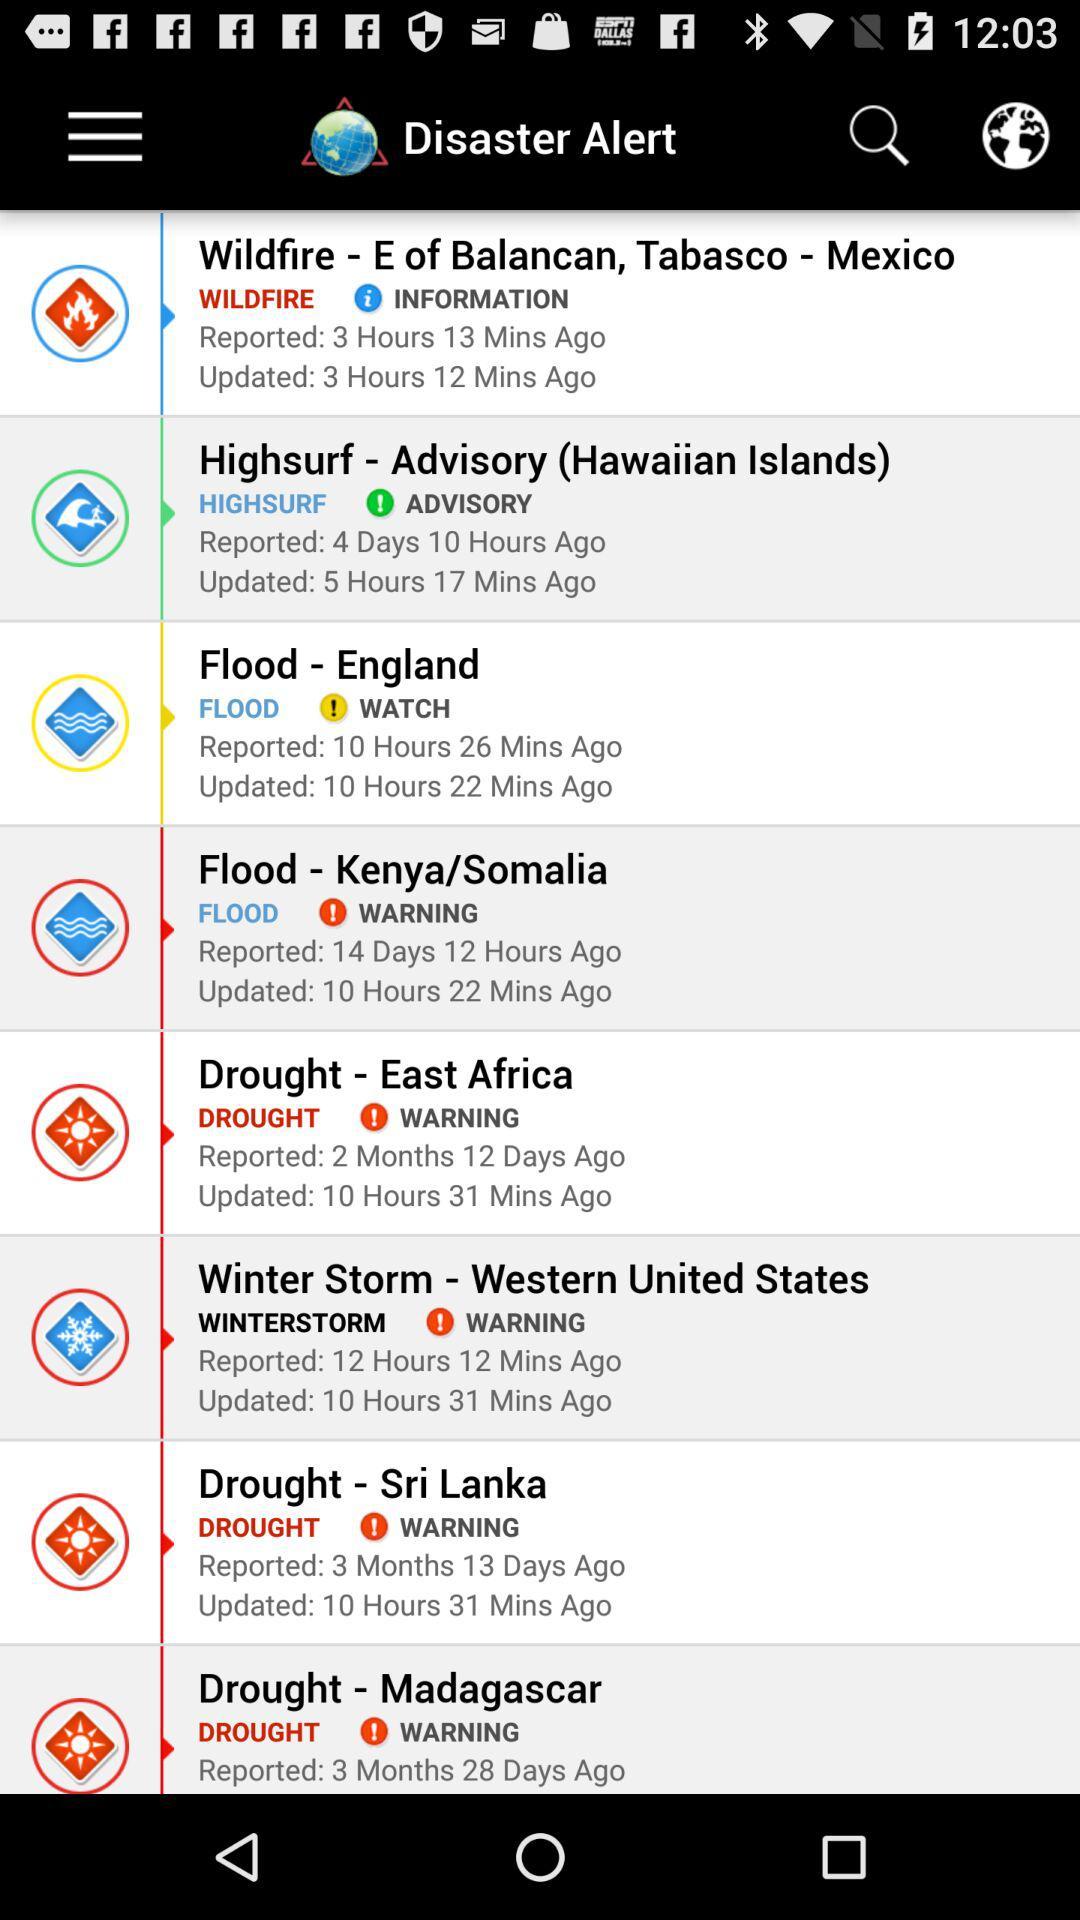  What do you see at coordinates (878, 135) in the screenshot?
I see `search` at bounding box center [878, 135].